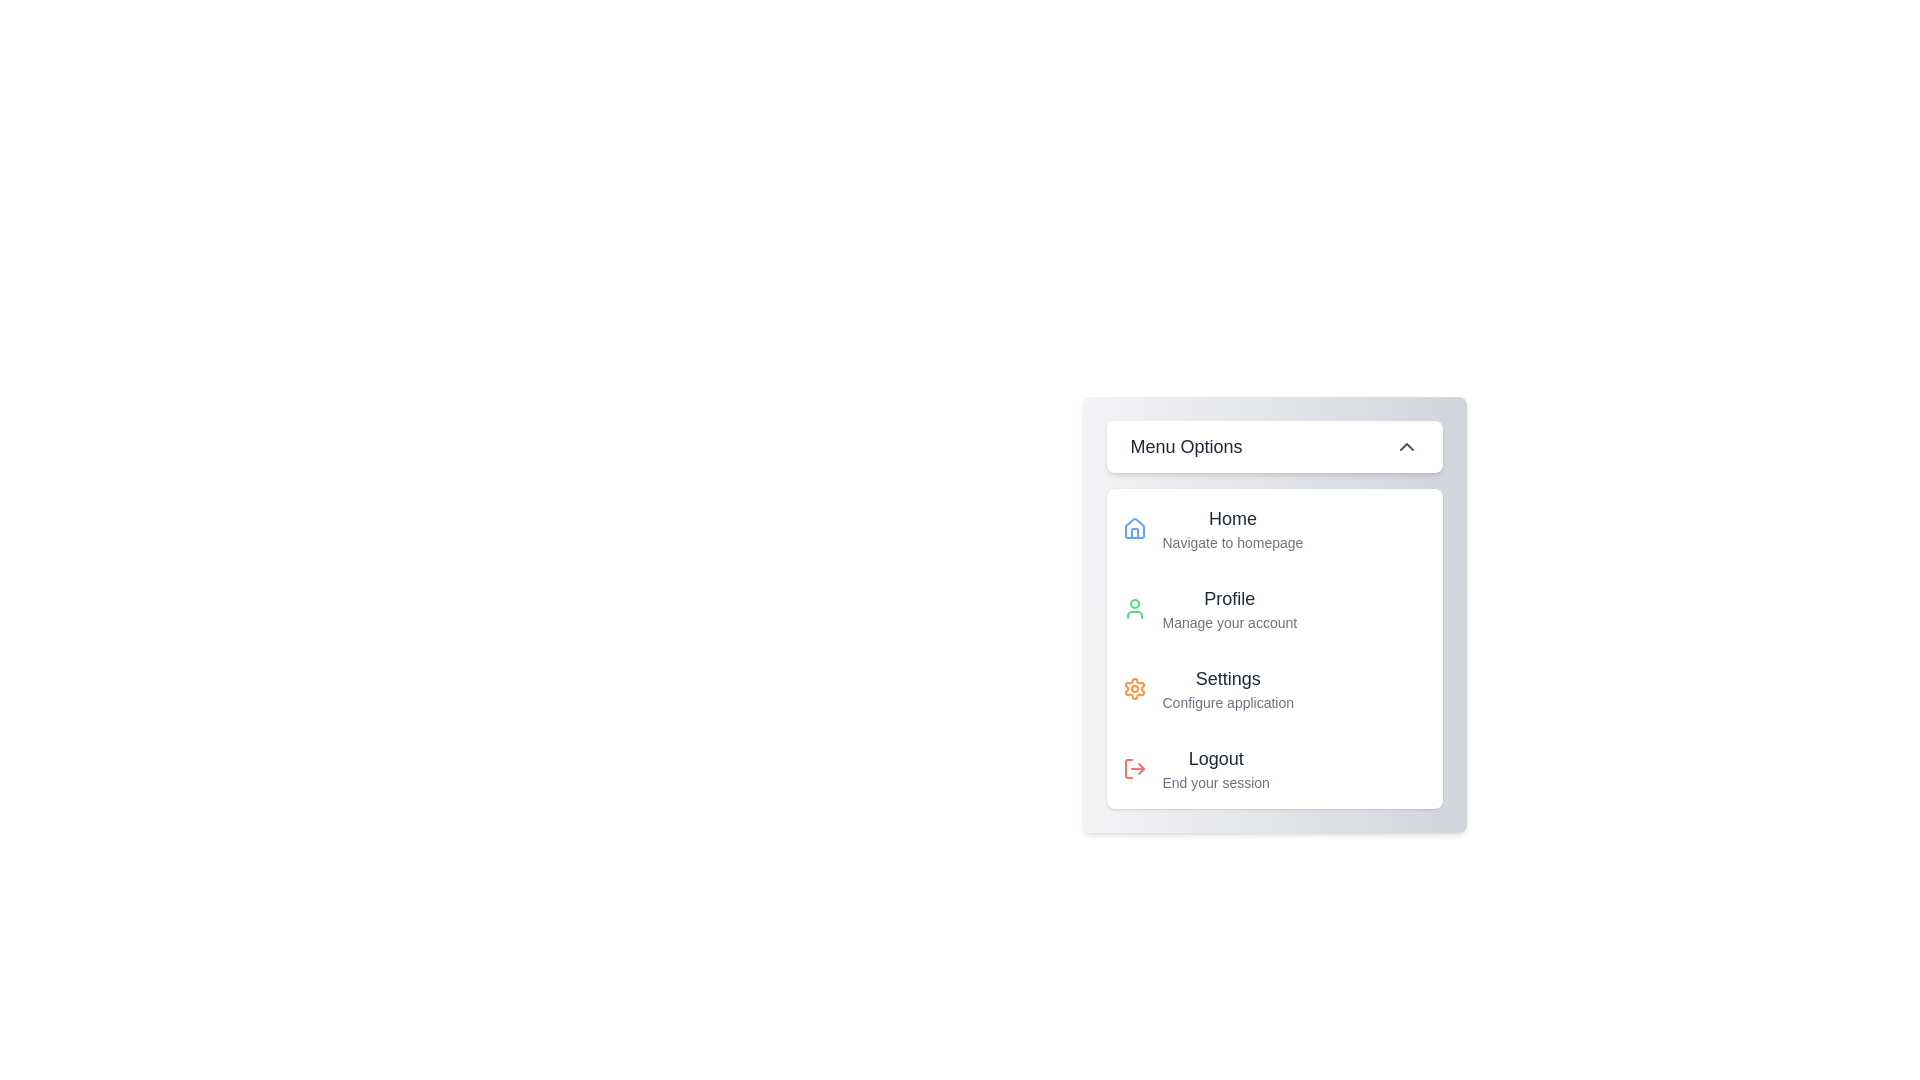  I want to click on the gray-colored text label that reads 'Configure application' located below the 'Settings' title in the top-right vertical menu, so click(1227, 701).